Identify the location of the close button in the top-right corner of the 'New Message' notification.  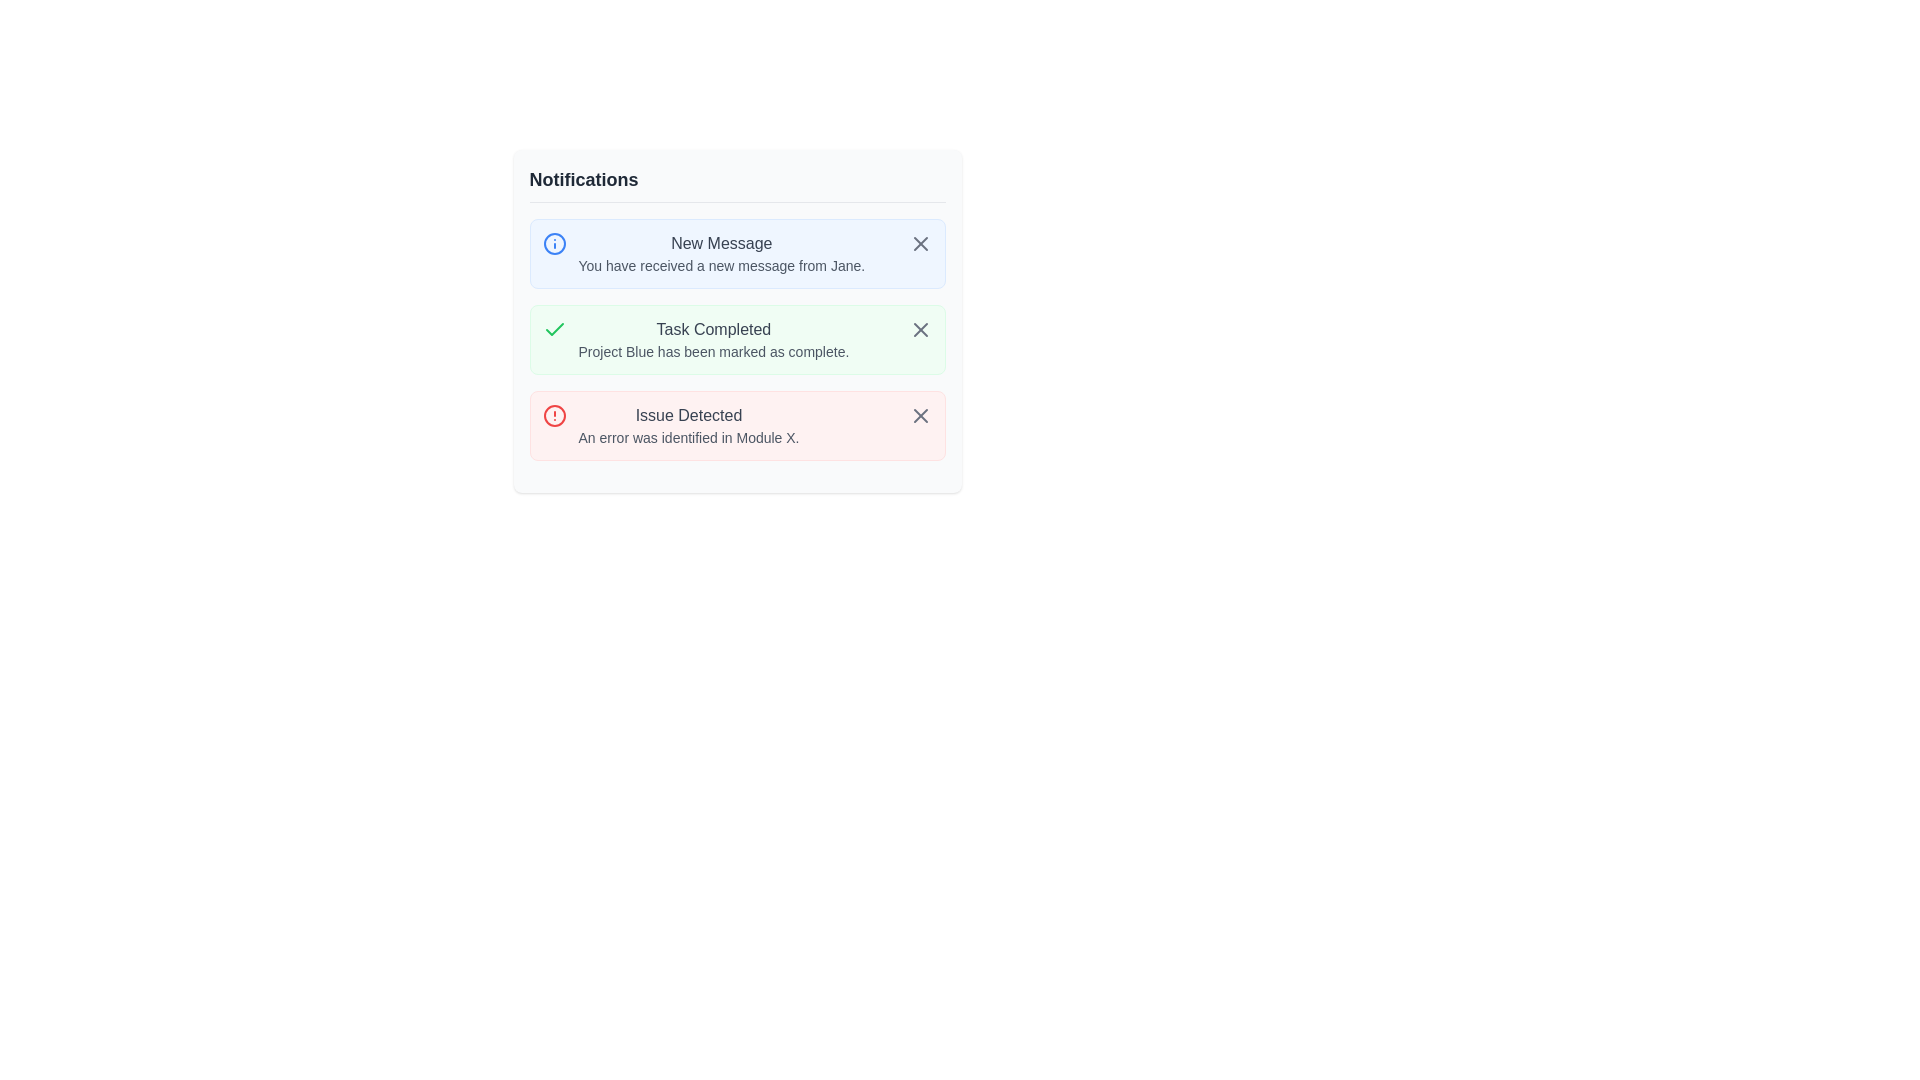
(919, 242).